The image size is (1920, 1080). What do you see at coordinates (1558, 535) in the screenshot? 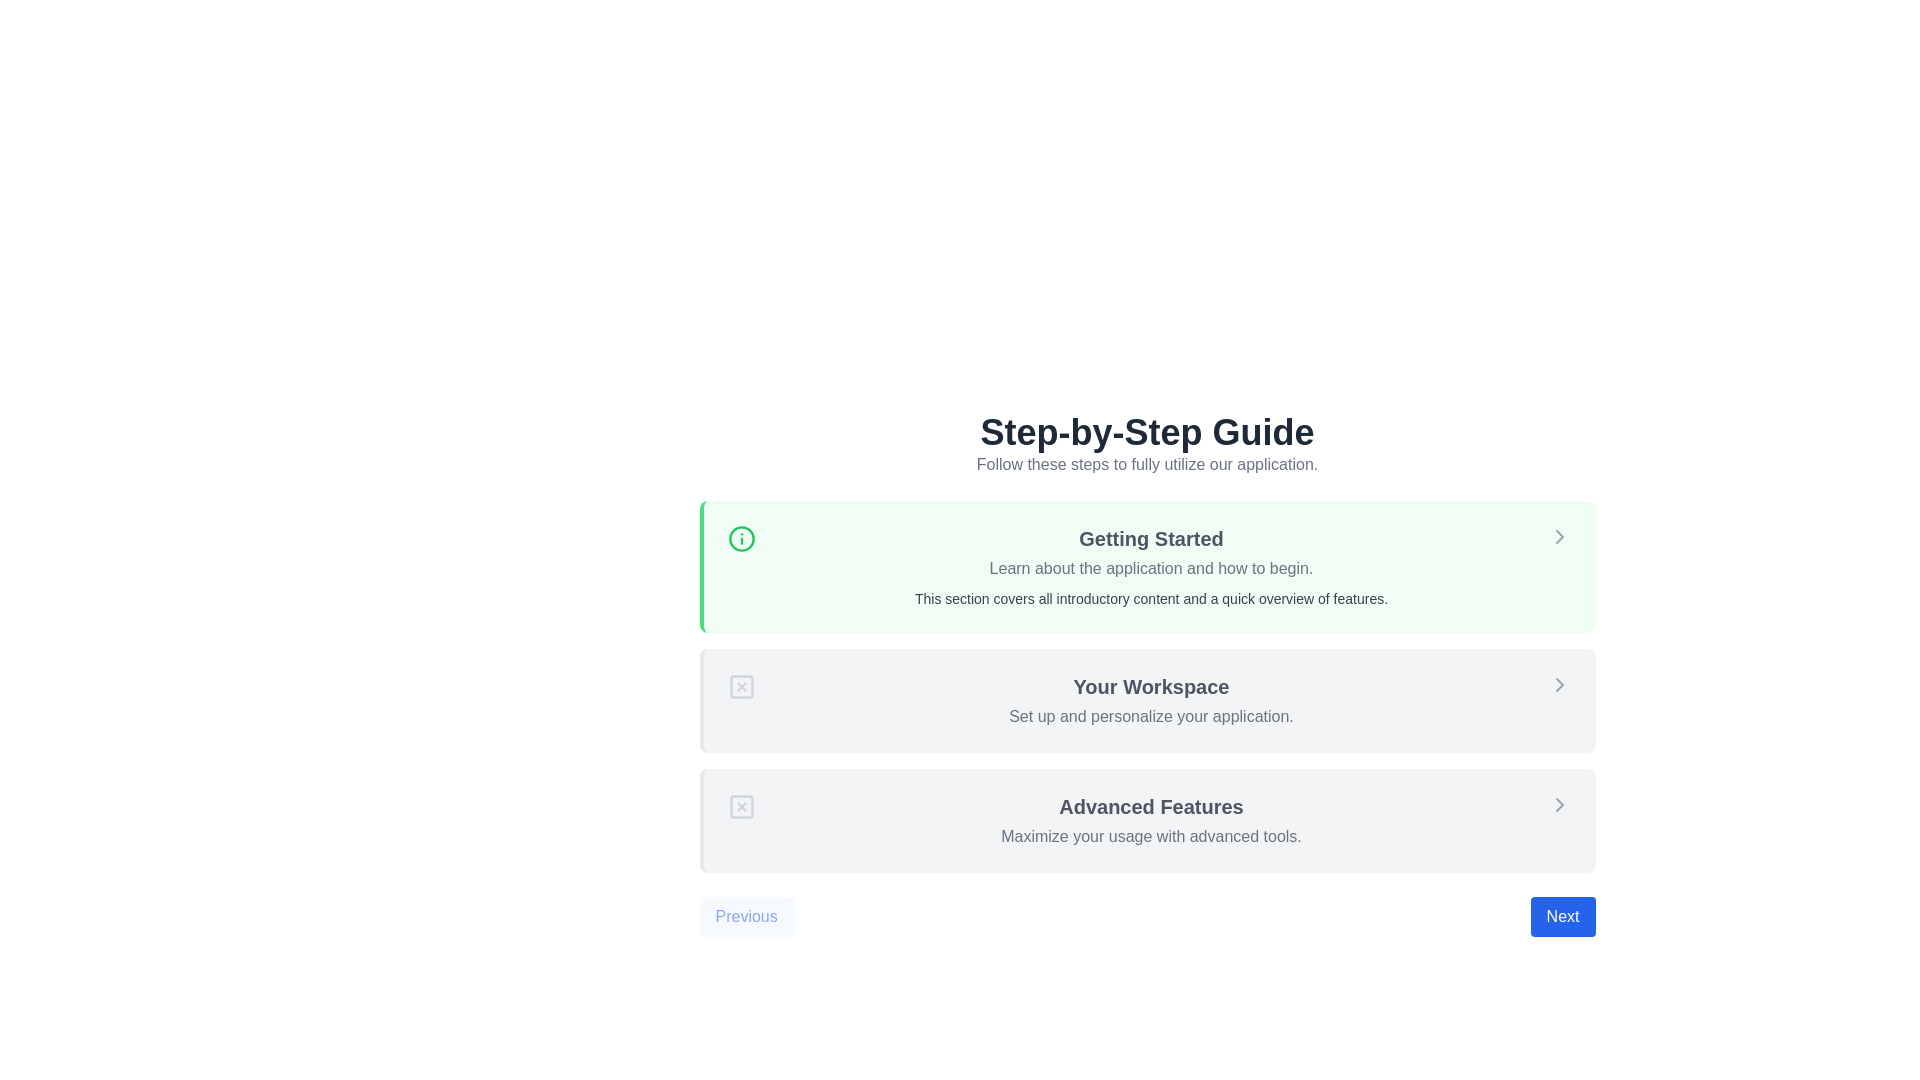
I see `the progression or navigation icon located in the right portion of the 'Getting Started' section, near the top of the interface` at bounding box center [1558, 535].